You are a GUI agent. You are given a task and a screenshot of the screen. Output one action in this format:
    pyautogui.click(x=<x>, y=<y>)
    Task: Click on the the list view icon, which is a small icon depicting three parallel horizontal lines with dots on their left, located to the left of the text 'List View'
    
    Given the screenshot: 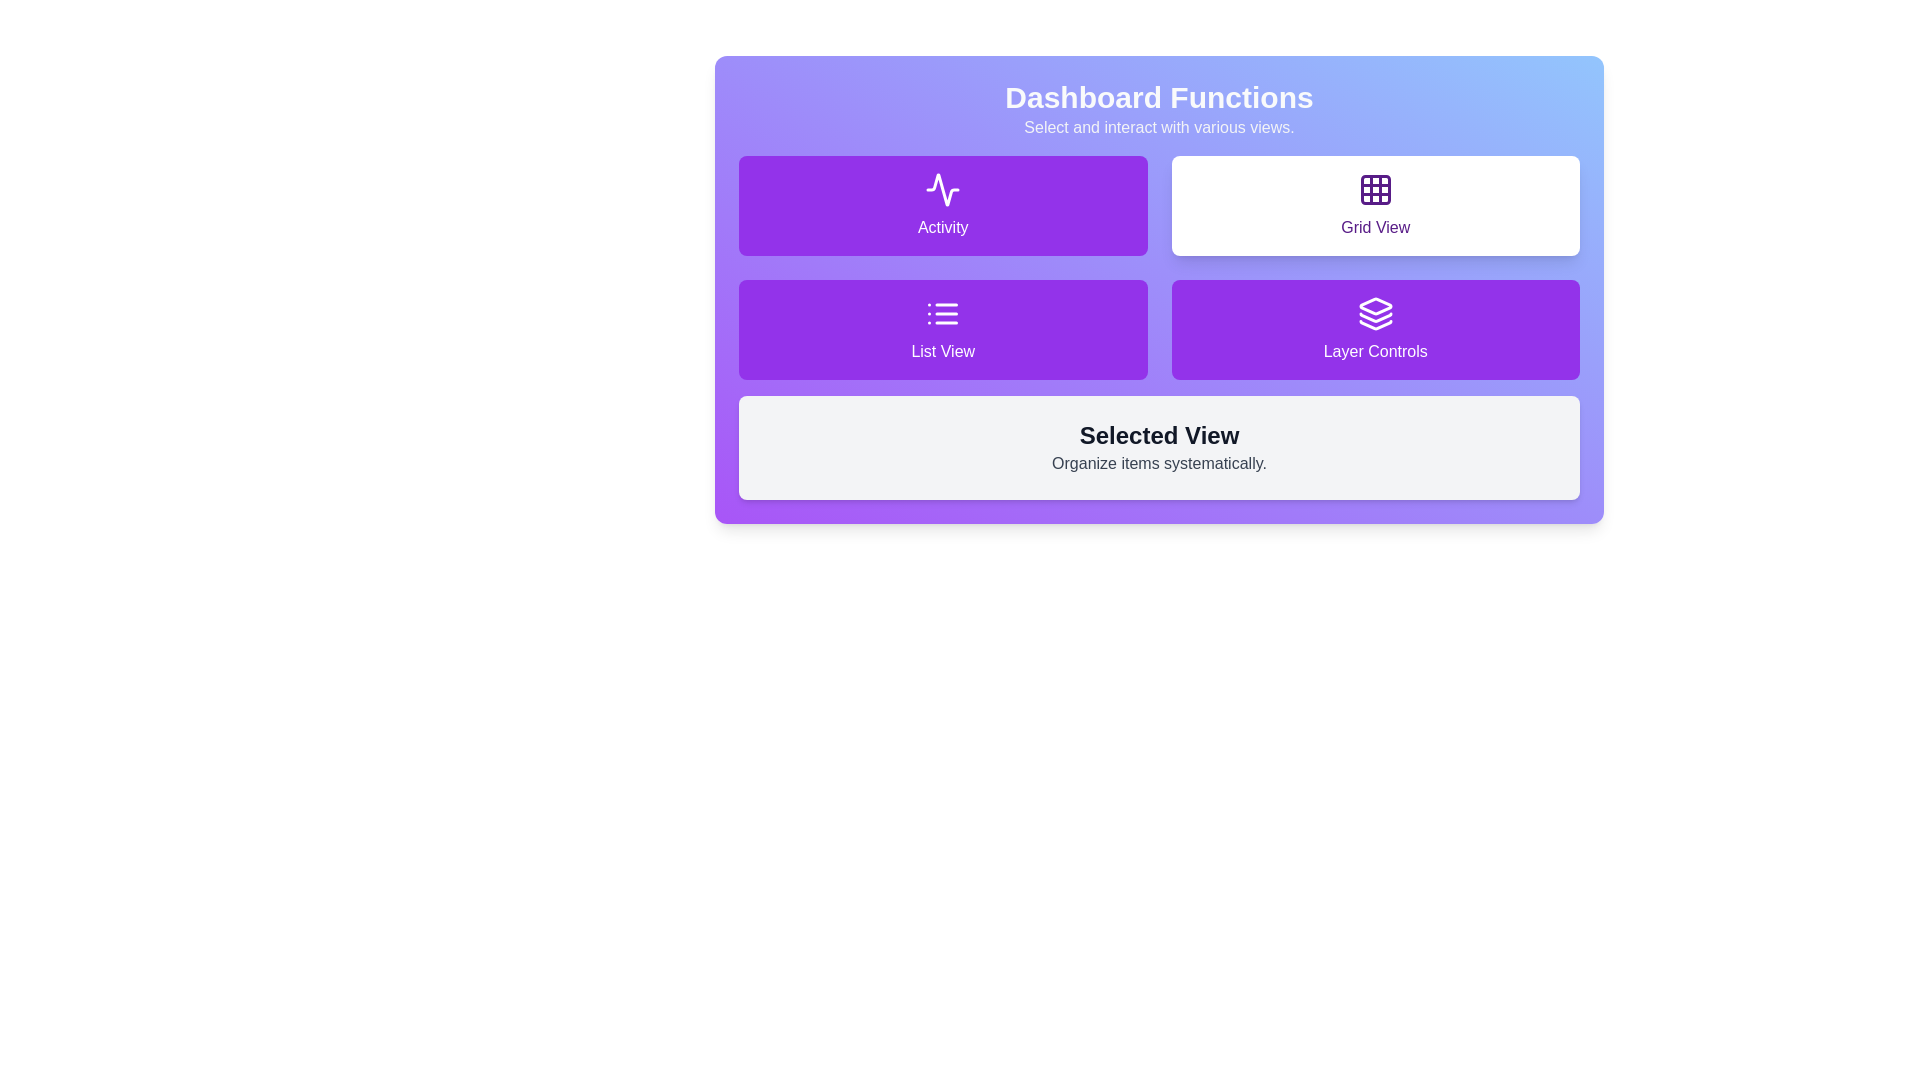 What is the action you would take?
    pyautogui.click(x=942, y=313)
    